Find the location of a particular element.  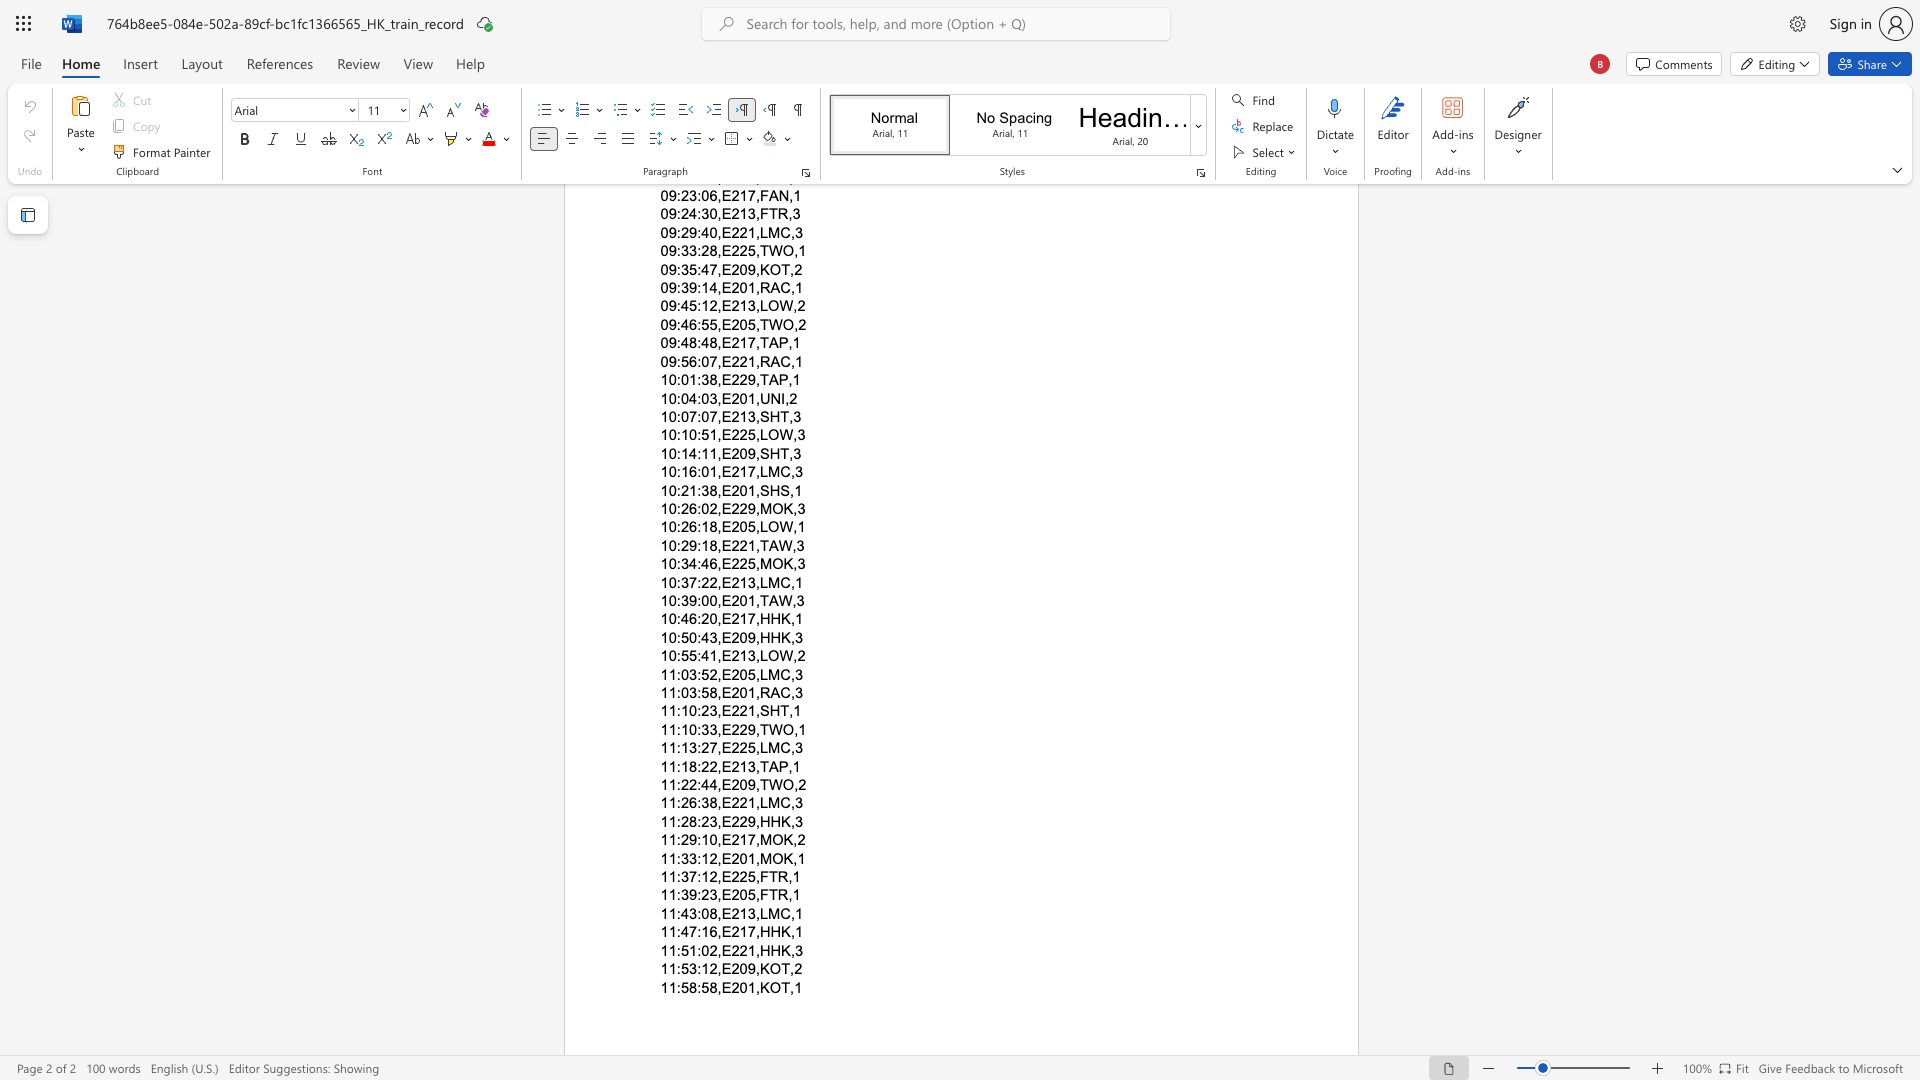

the space between the continuous character "2" and "1" in the text is located at coordinates (738, 840).